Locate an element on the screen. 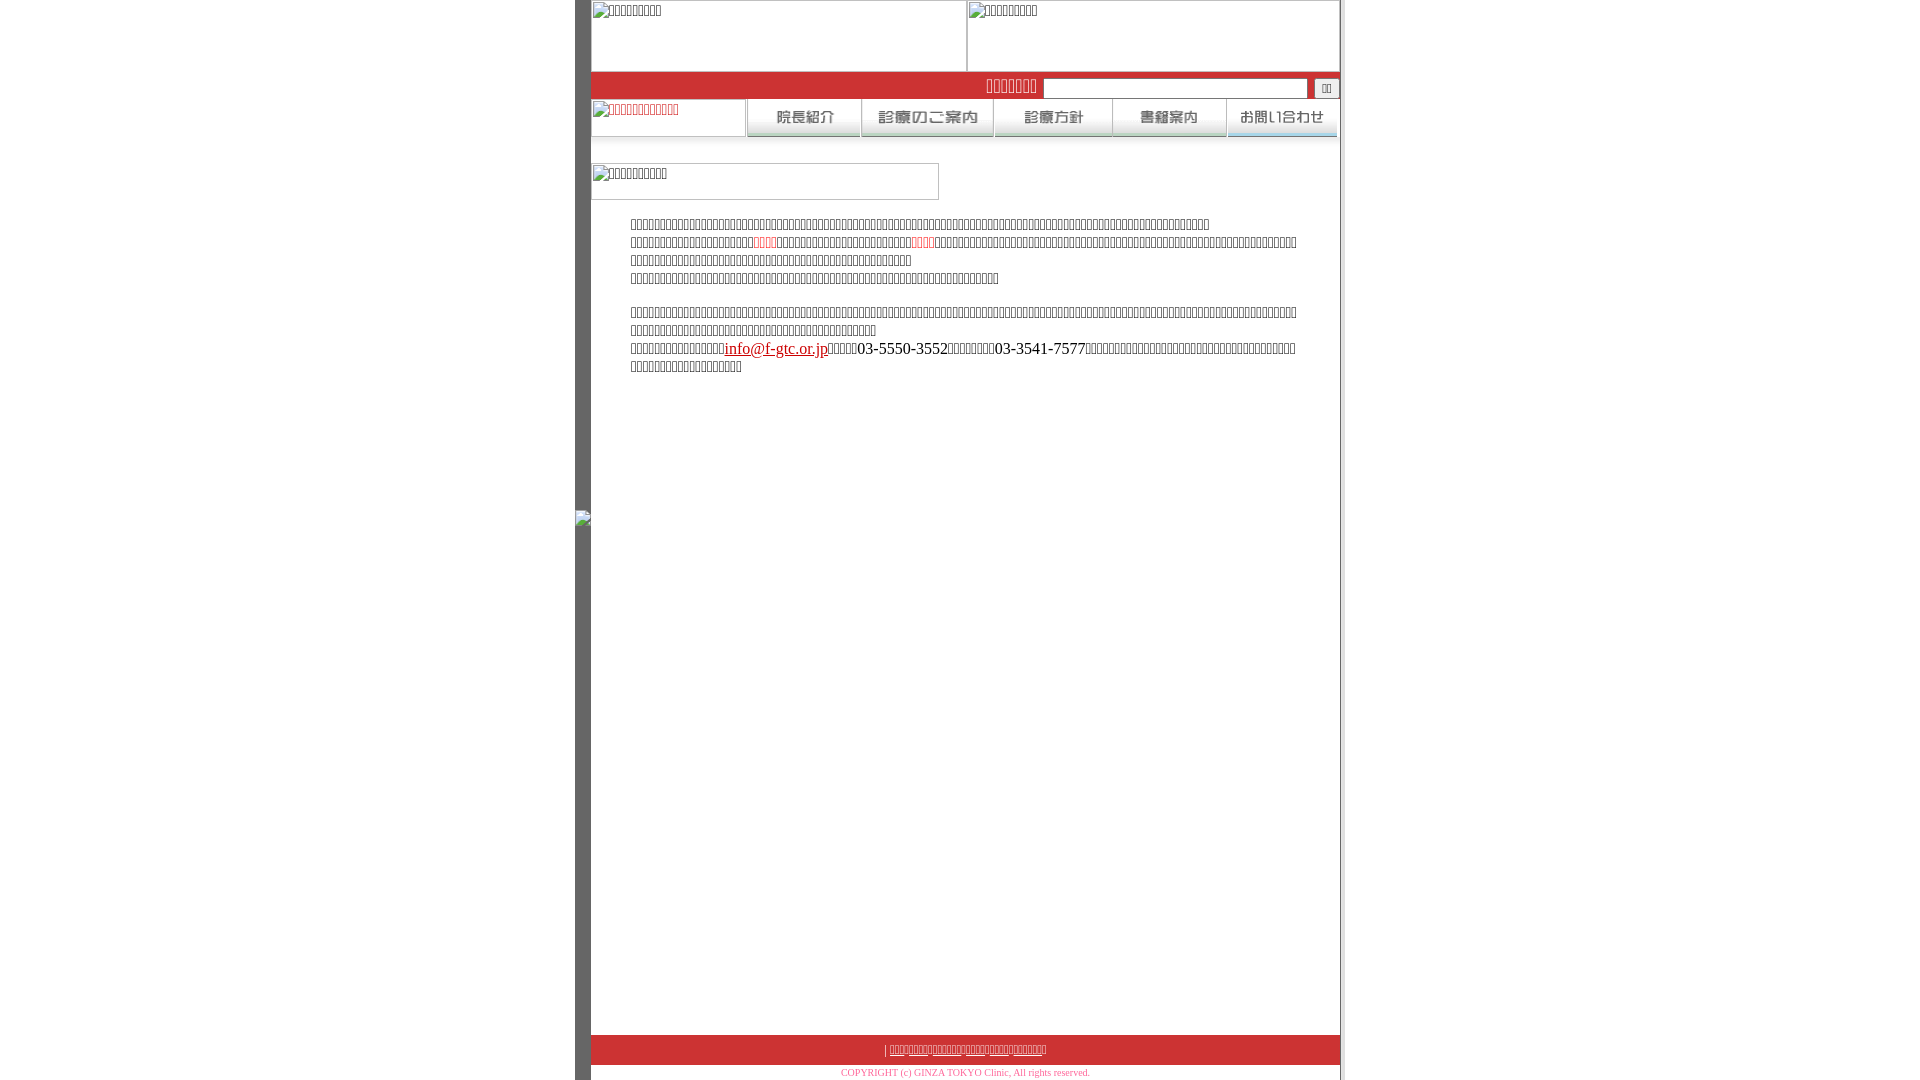  'info@f-gtc.or.jp' is located at coordinates (775, 347).